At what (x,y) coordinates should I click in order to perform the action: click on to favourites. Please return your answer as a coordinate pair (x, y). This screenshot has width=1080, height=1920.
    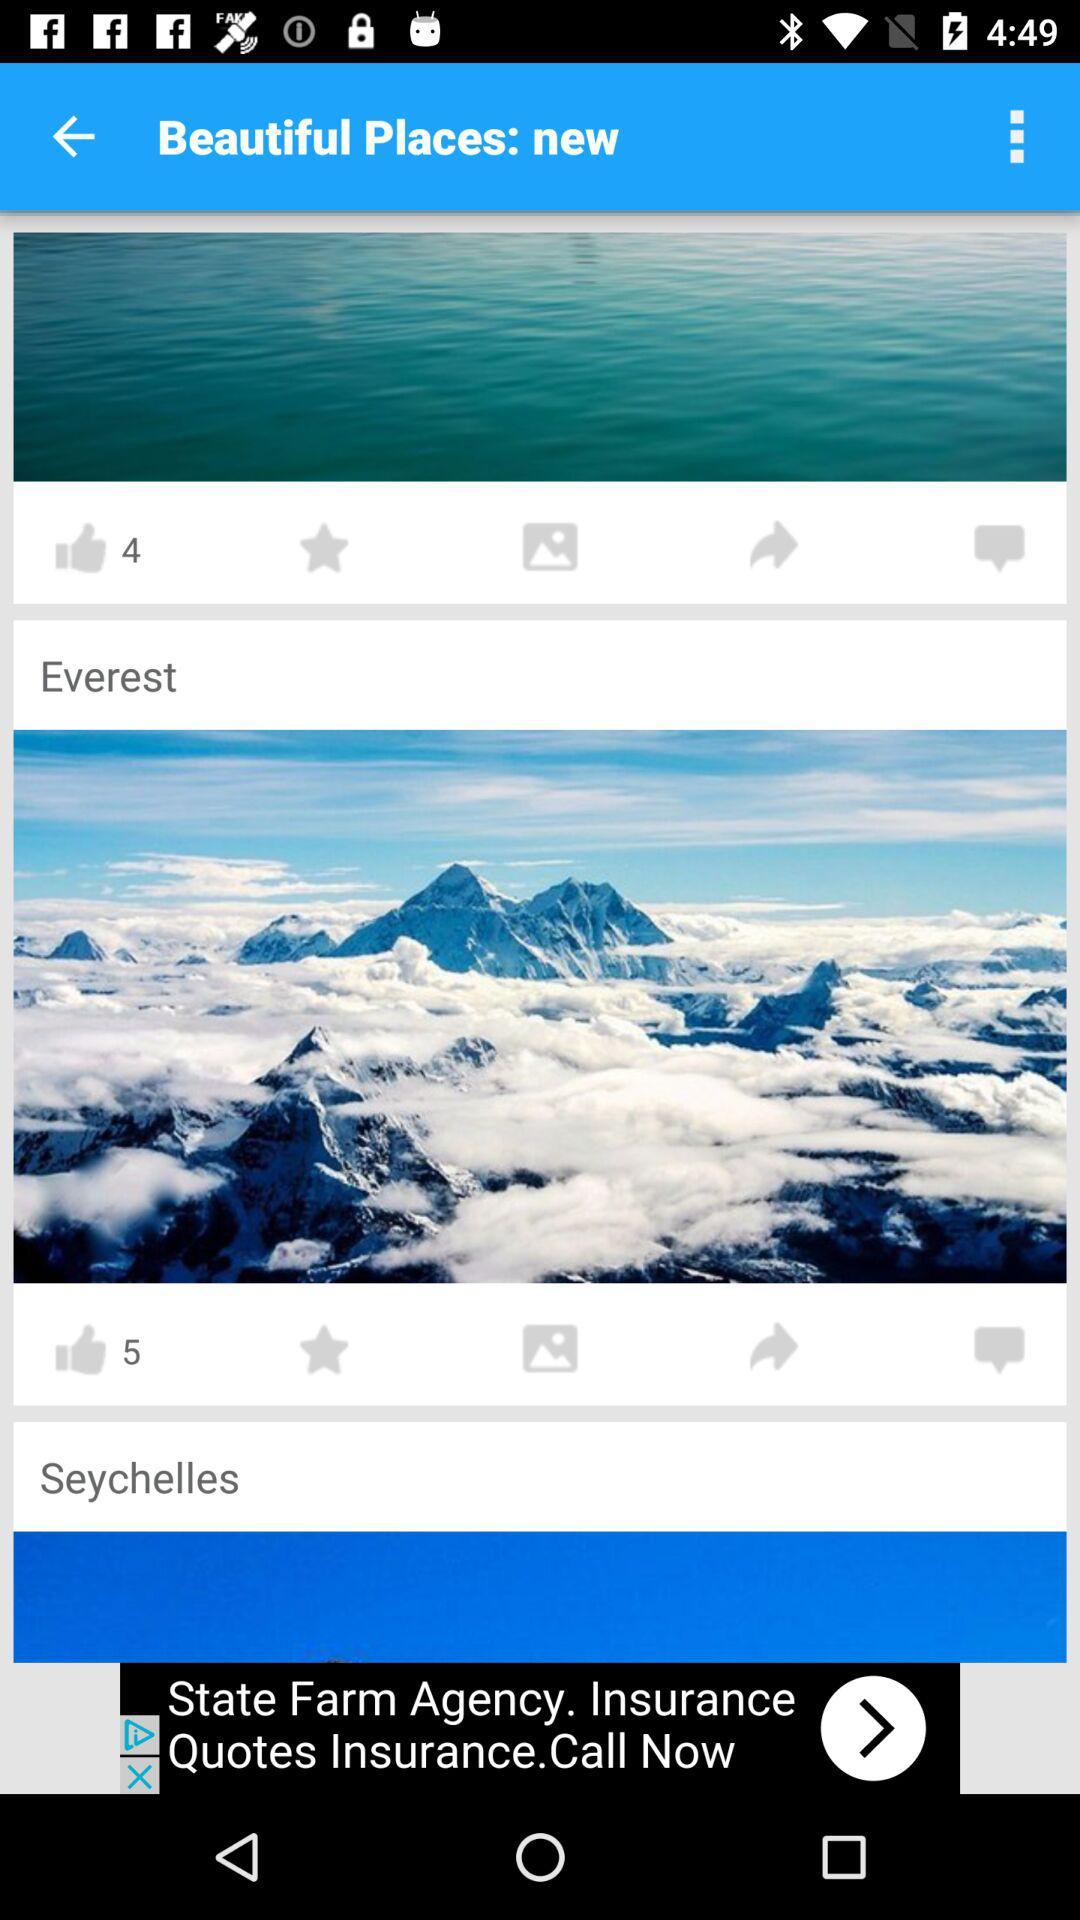
    Looking at the image, I should click on (324, 548).